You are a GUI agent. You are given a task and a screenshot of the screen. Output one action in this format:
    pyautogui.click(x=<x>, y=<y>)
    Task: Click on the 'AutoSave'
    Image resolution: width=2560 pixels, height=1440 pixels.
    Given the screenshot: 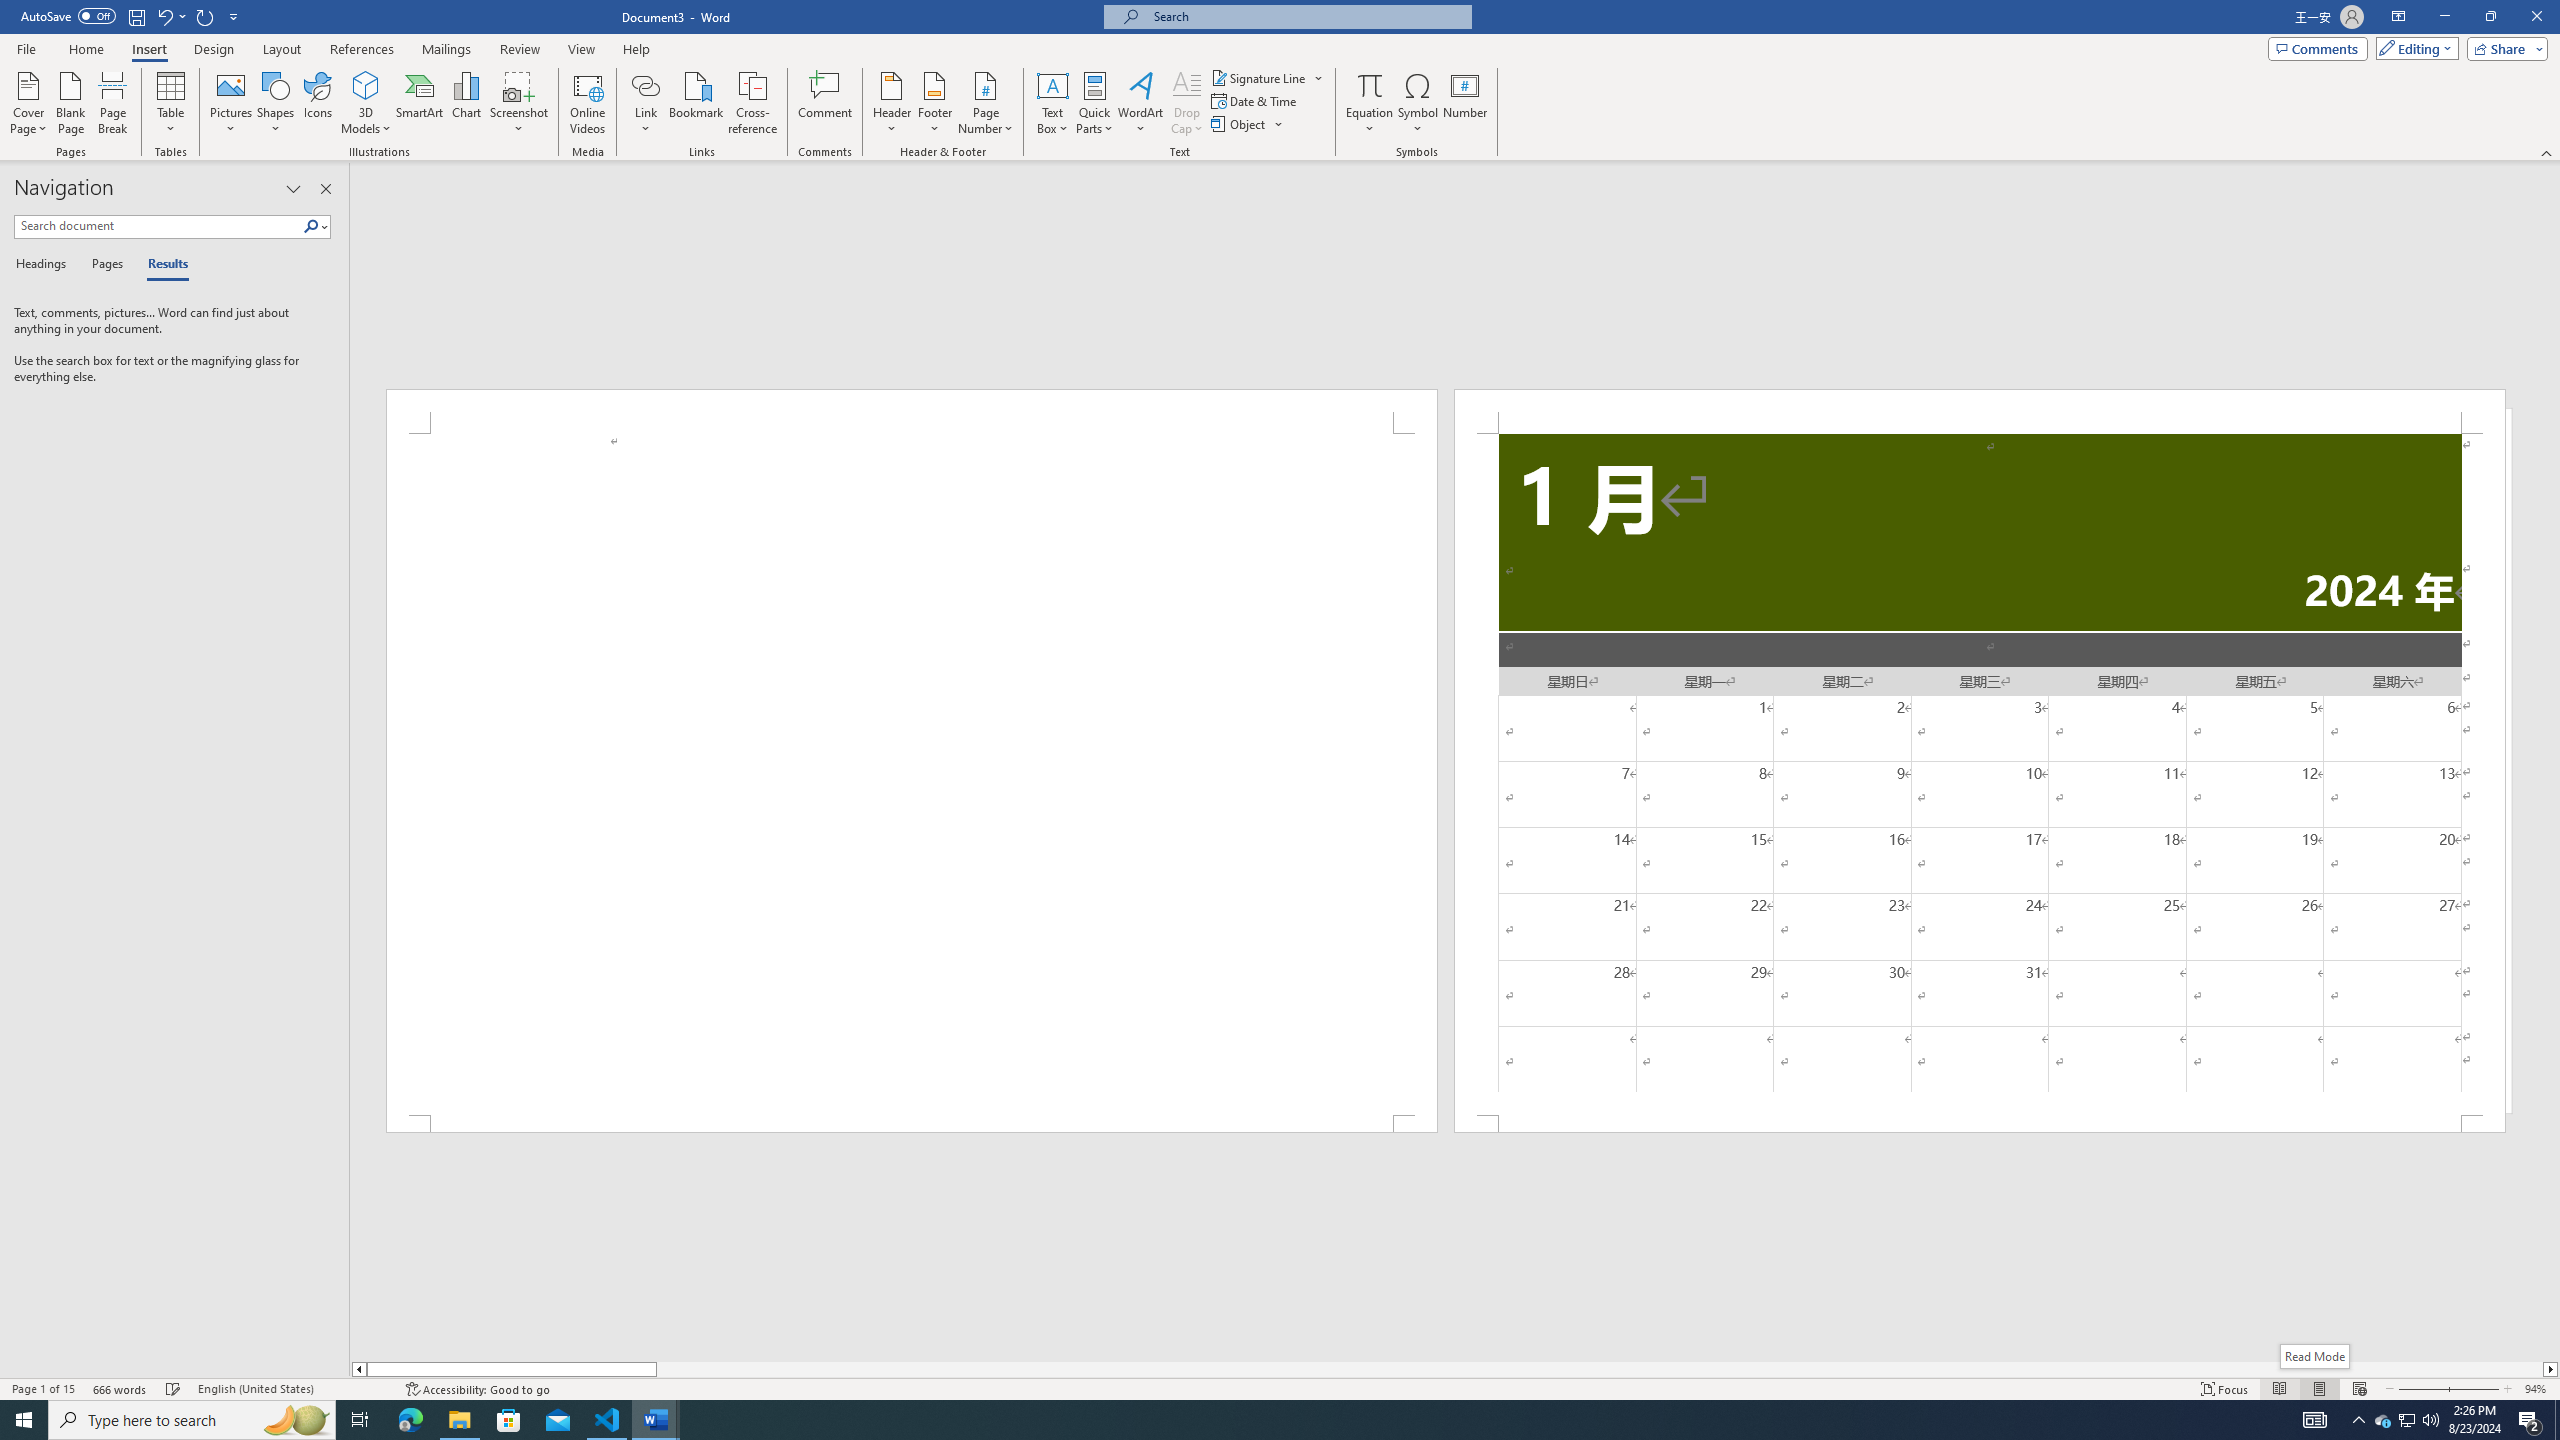 What is the action you would take?
    pyautogui.click(x=69, y=15)
    